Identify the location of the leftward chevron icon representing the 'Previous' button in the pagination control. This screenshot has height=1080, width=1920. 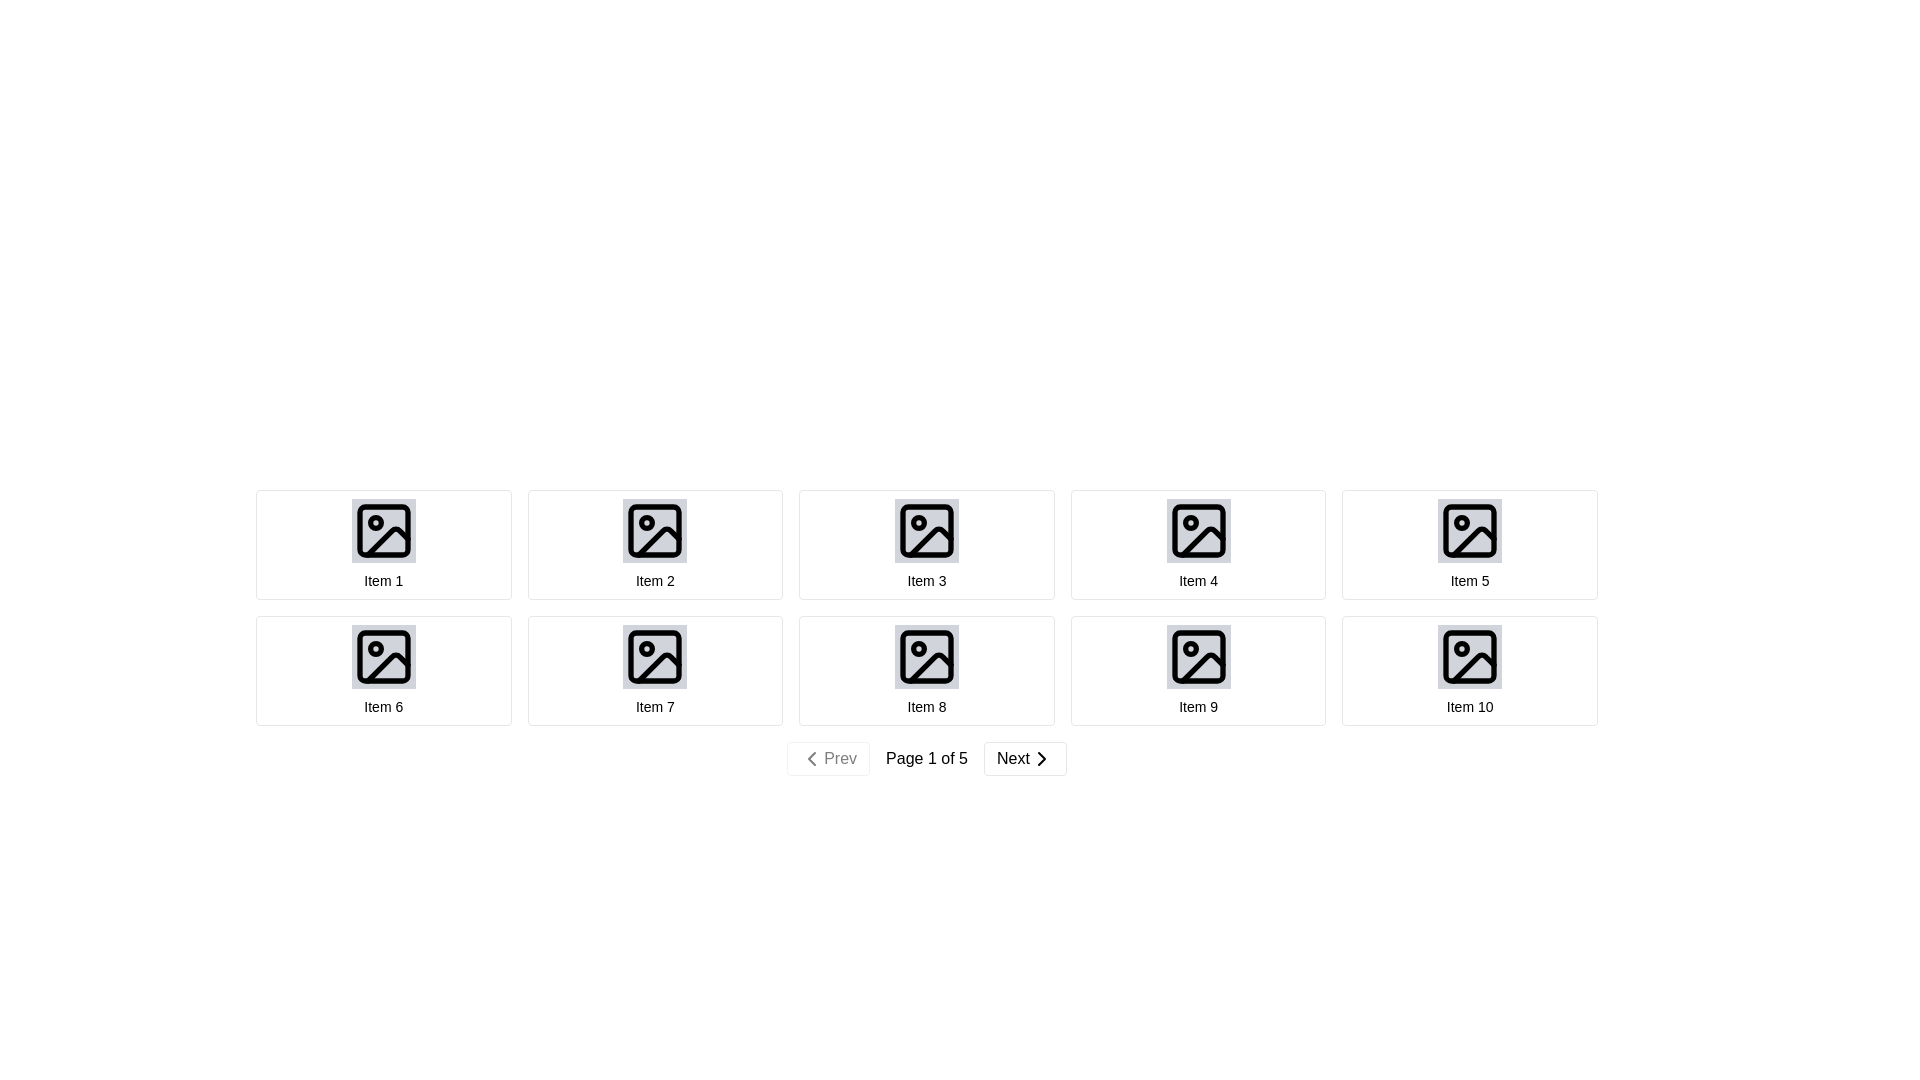
(812, 759).